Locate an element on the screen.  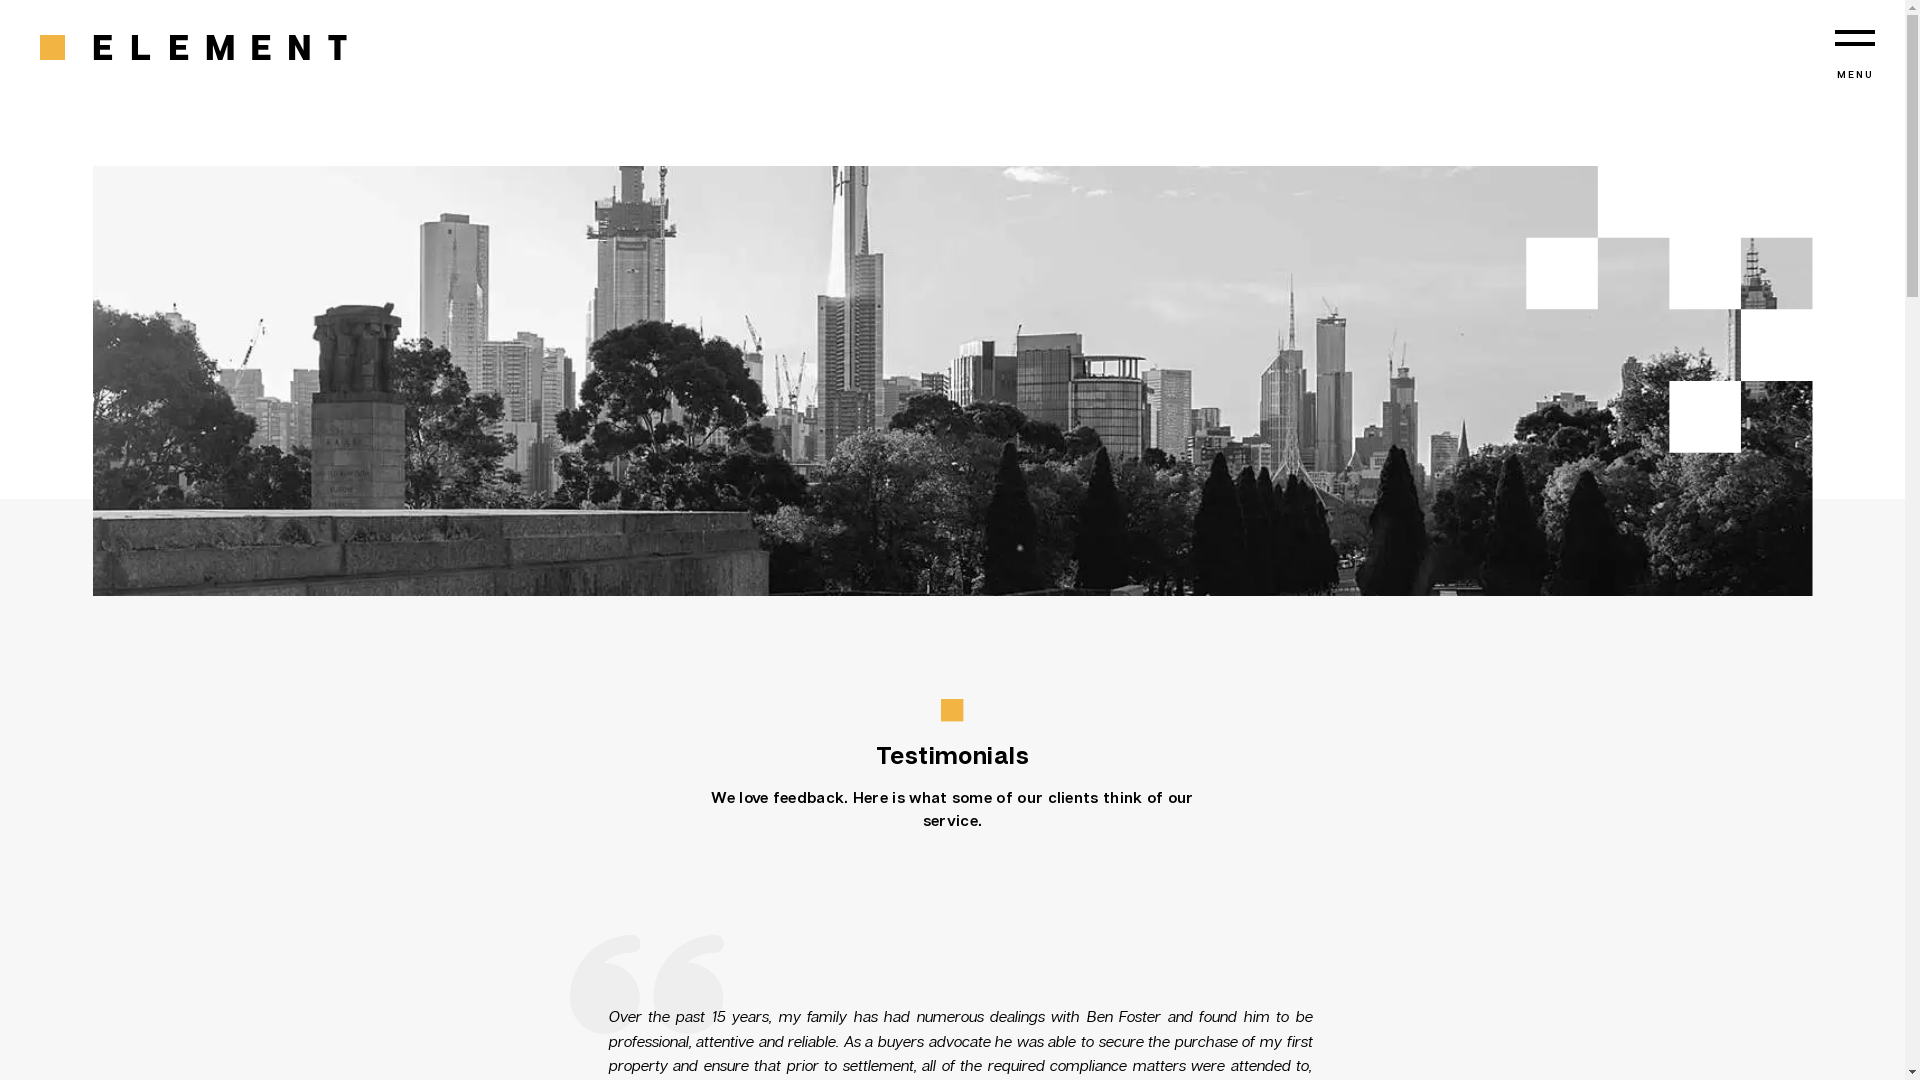
'MENU' is located at coordinates (1834, 53).